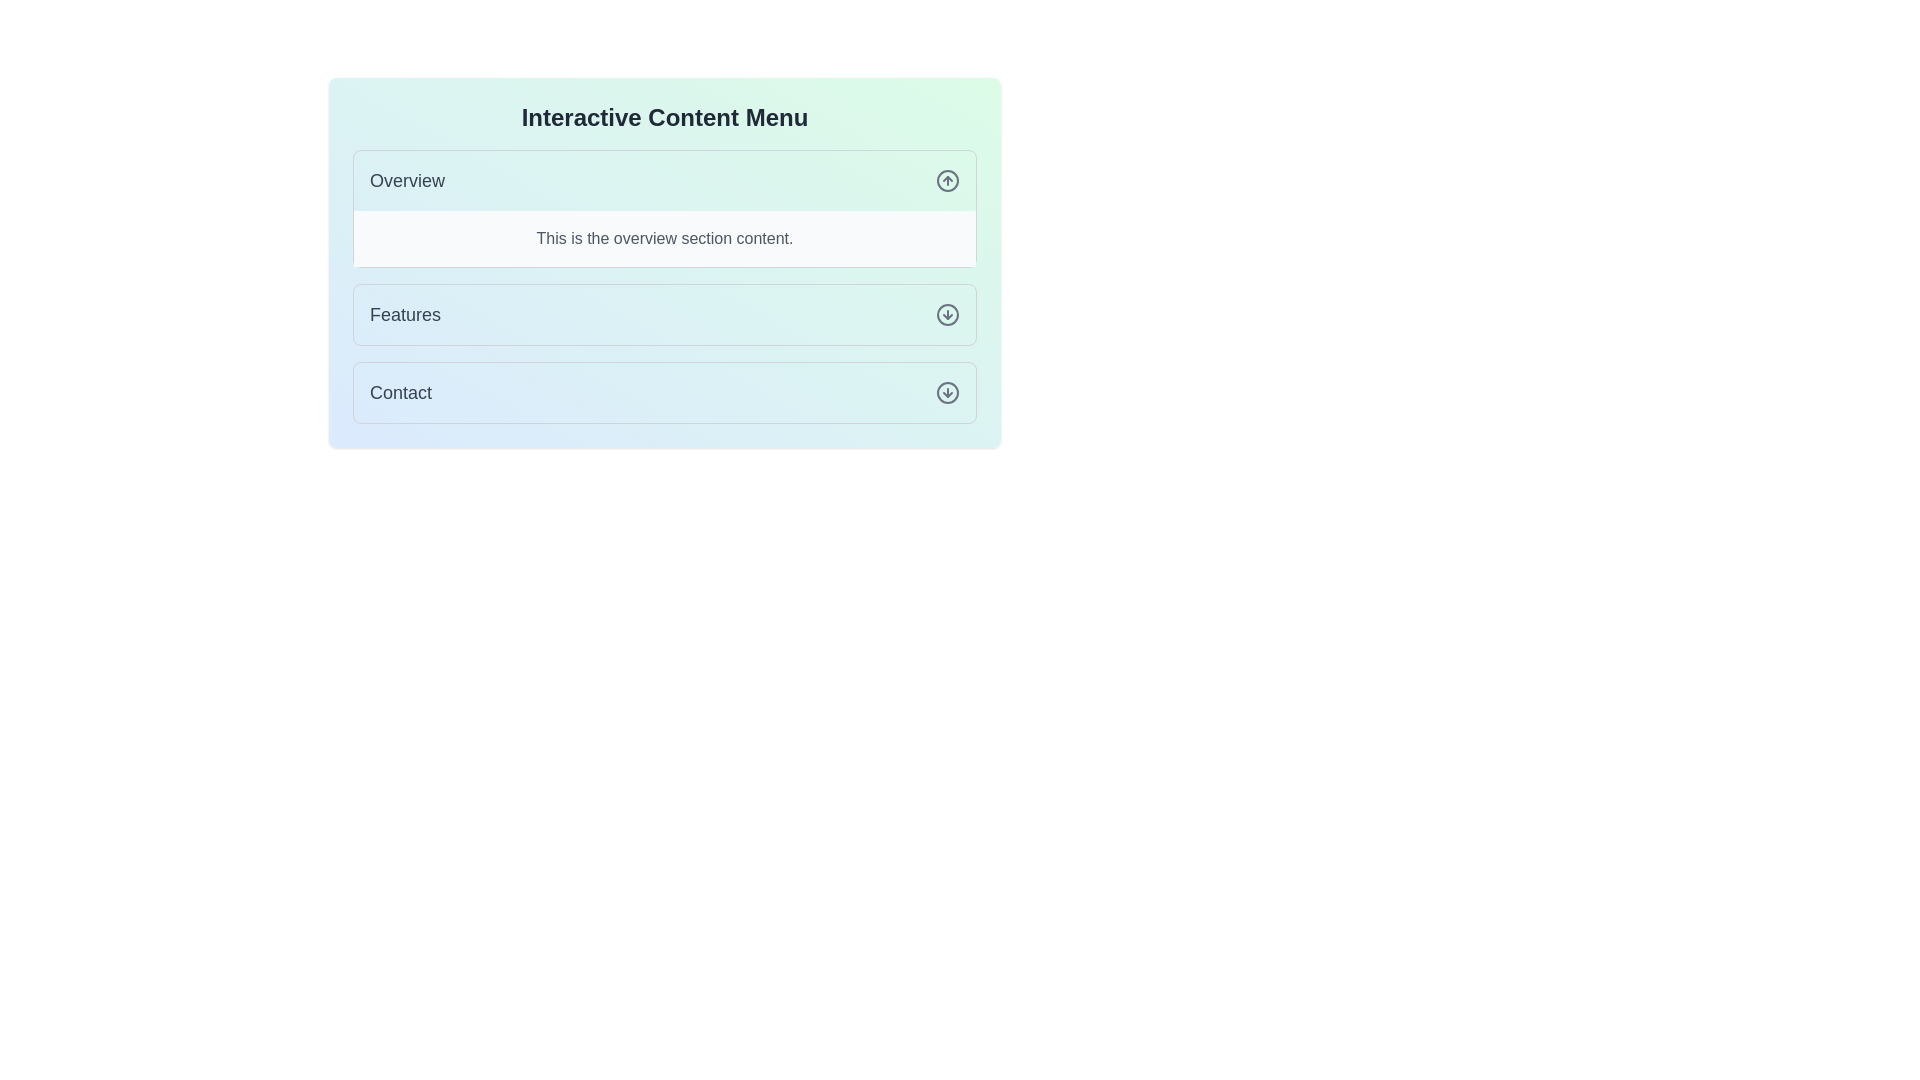  Describe the element at coordinates (665, 315) in the screenshot. I see `the 'Features' button, which is the second option in a vertical list of buttons with a light background and gray border` at that location.